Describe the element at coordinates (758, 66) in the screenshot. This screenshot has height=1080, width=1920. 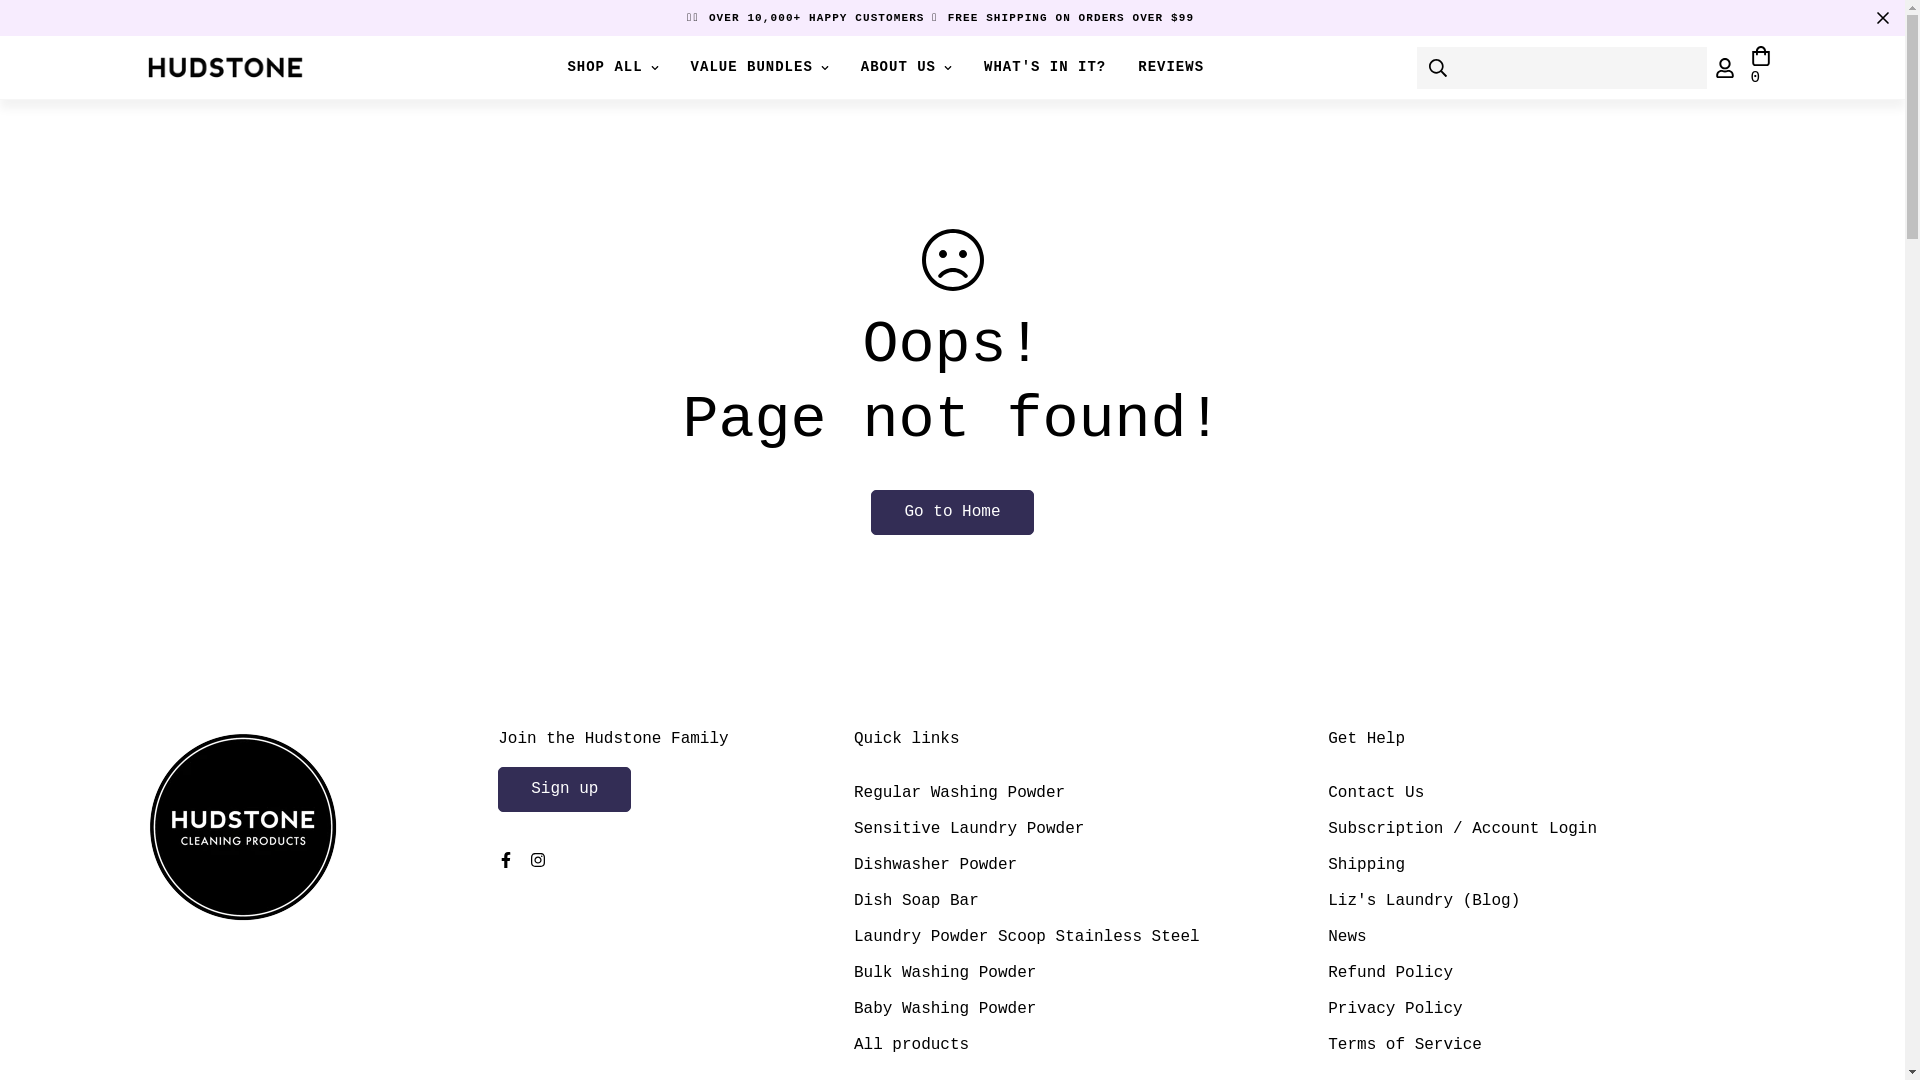
I see `'VALUE BUNDLES'` at that location.